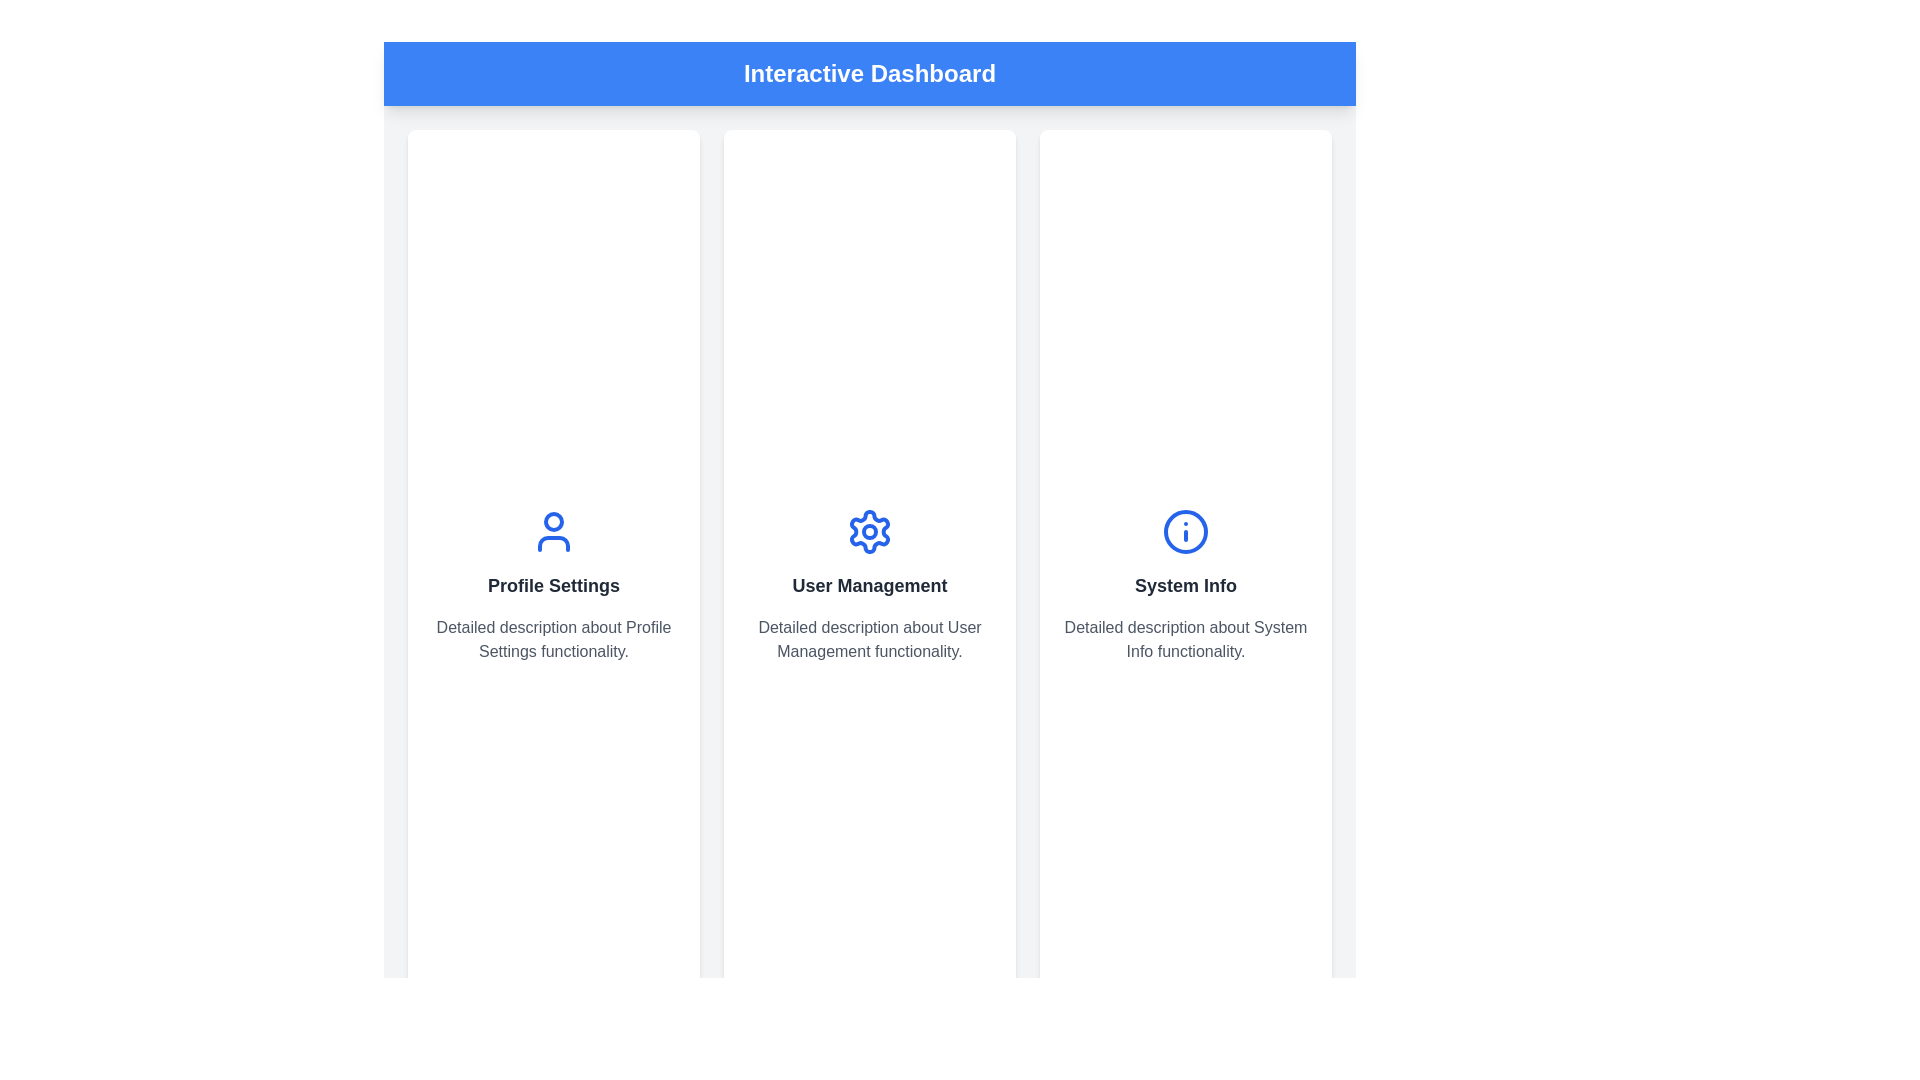 The width and height of the screenshot is (1920, 1080). Describe the element at coordinates (1185, 640) in the screenshot. I see `the explanatory text located beneath the heading 'System Info' within the 'System Info' card` at that location.